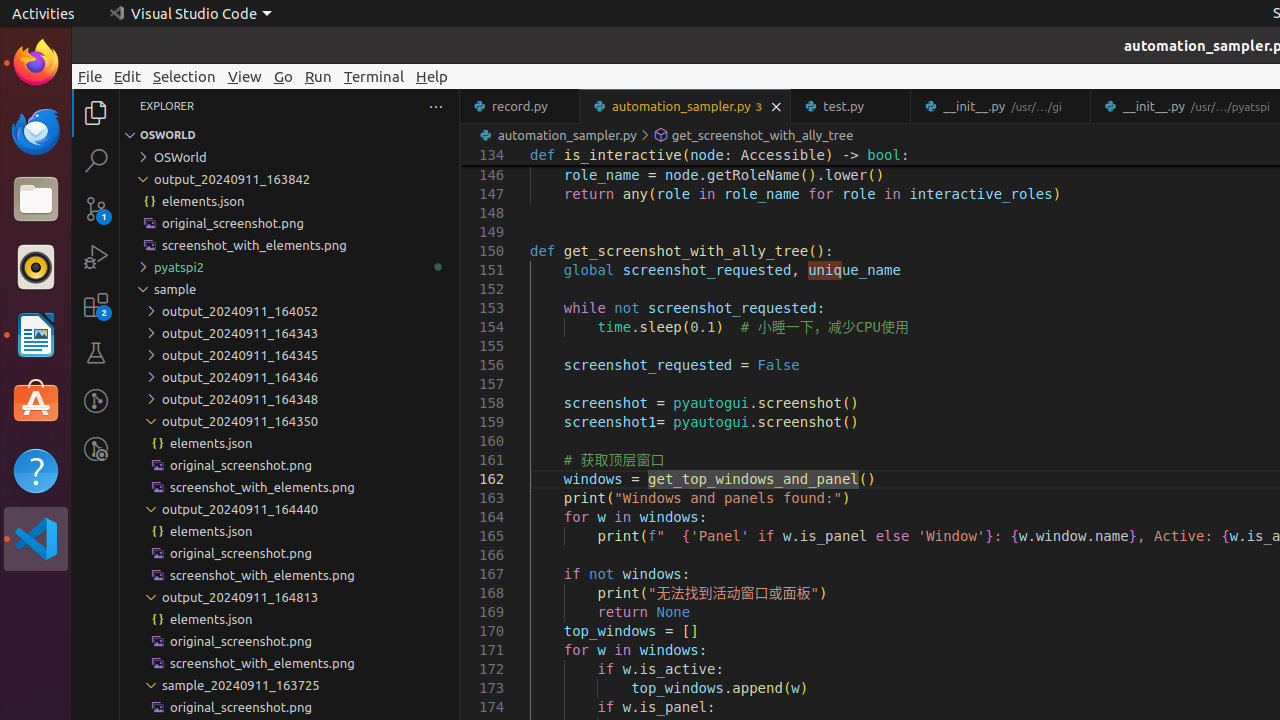  I want to click on 'Edit', so click(126, 75).